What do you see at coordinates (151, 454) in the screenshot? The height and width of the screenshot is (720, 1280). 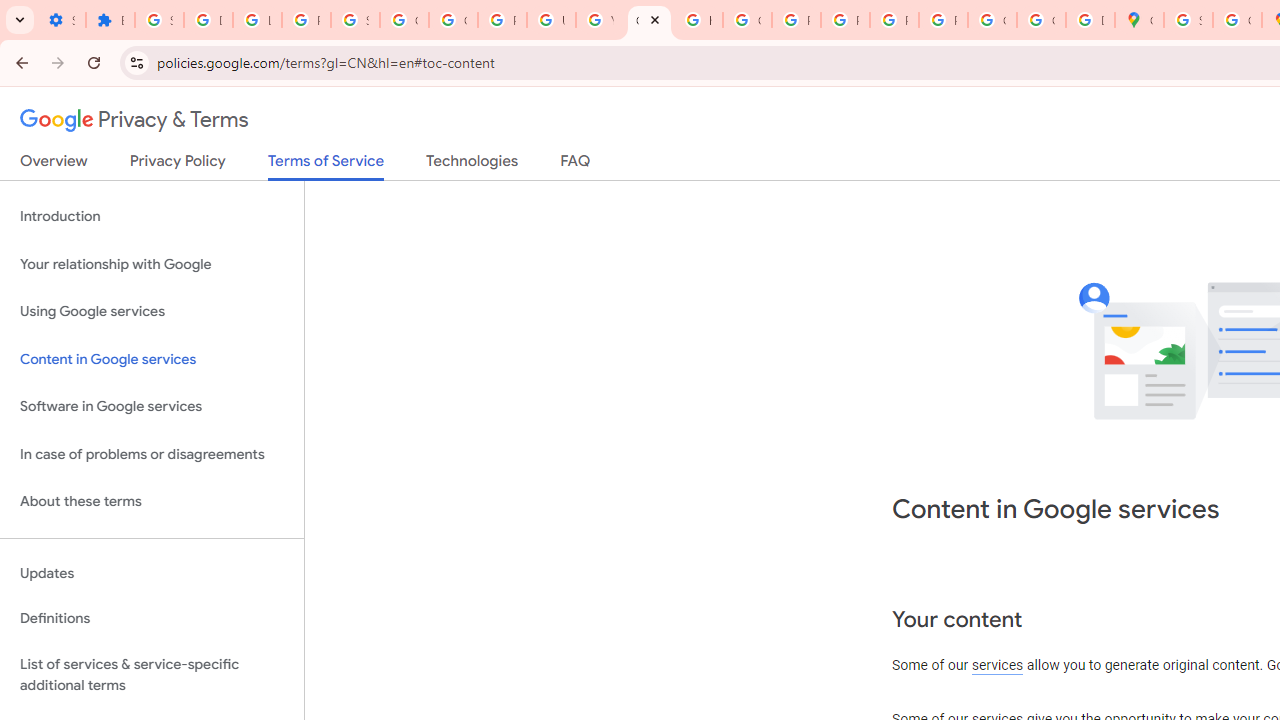 I see `'In case of problems or disagreements'` at bounding box center [151, 454].